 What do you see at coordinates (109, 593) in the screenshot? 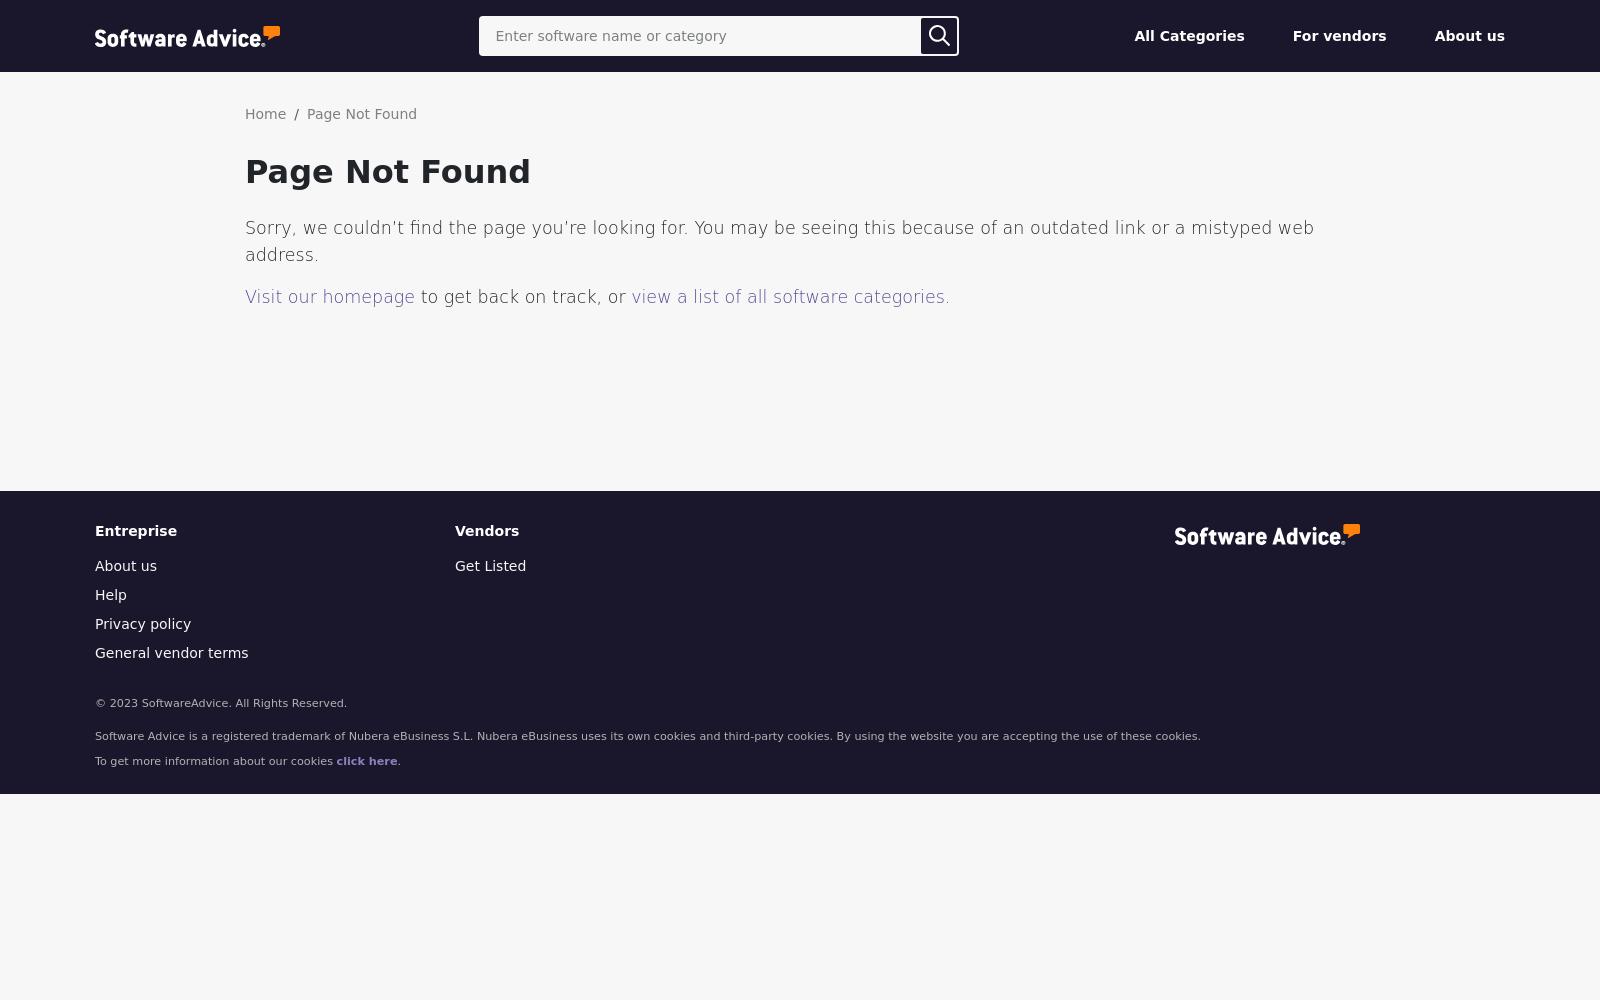
I see `'Help'` at bounding box center [109, 593].